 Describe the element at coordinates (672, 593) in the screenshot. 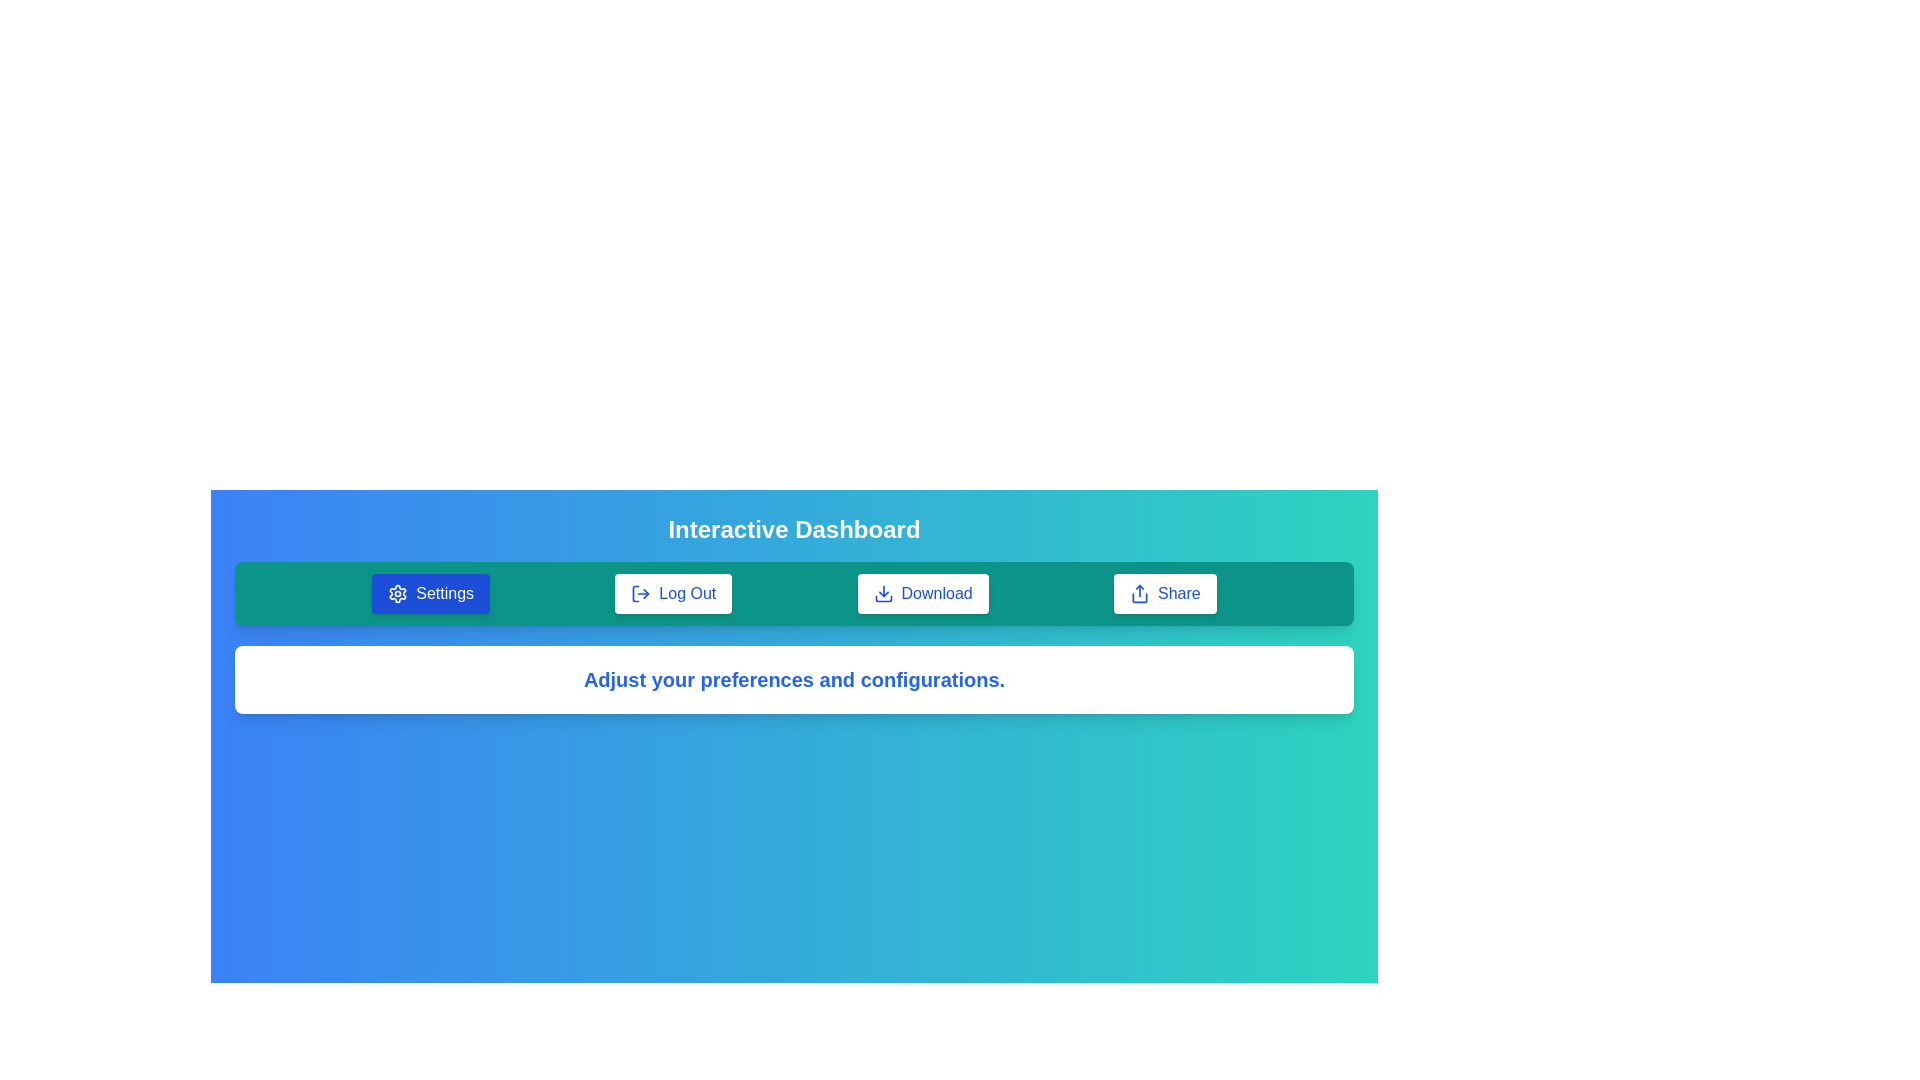

I see `the Log Out button to trigger its functionality` at that location.